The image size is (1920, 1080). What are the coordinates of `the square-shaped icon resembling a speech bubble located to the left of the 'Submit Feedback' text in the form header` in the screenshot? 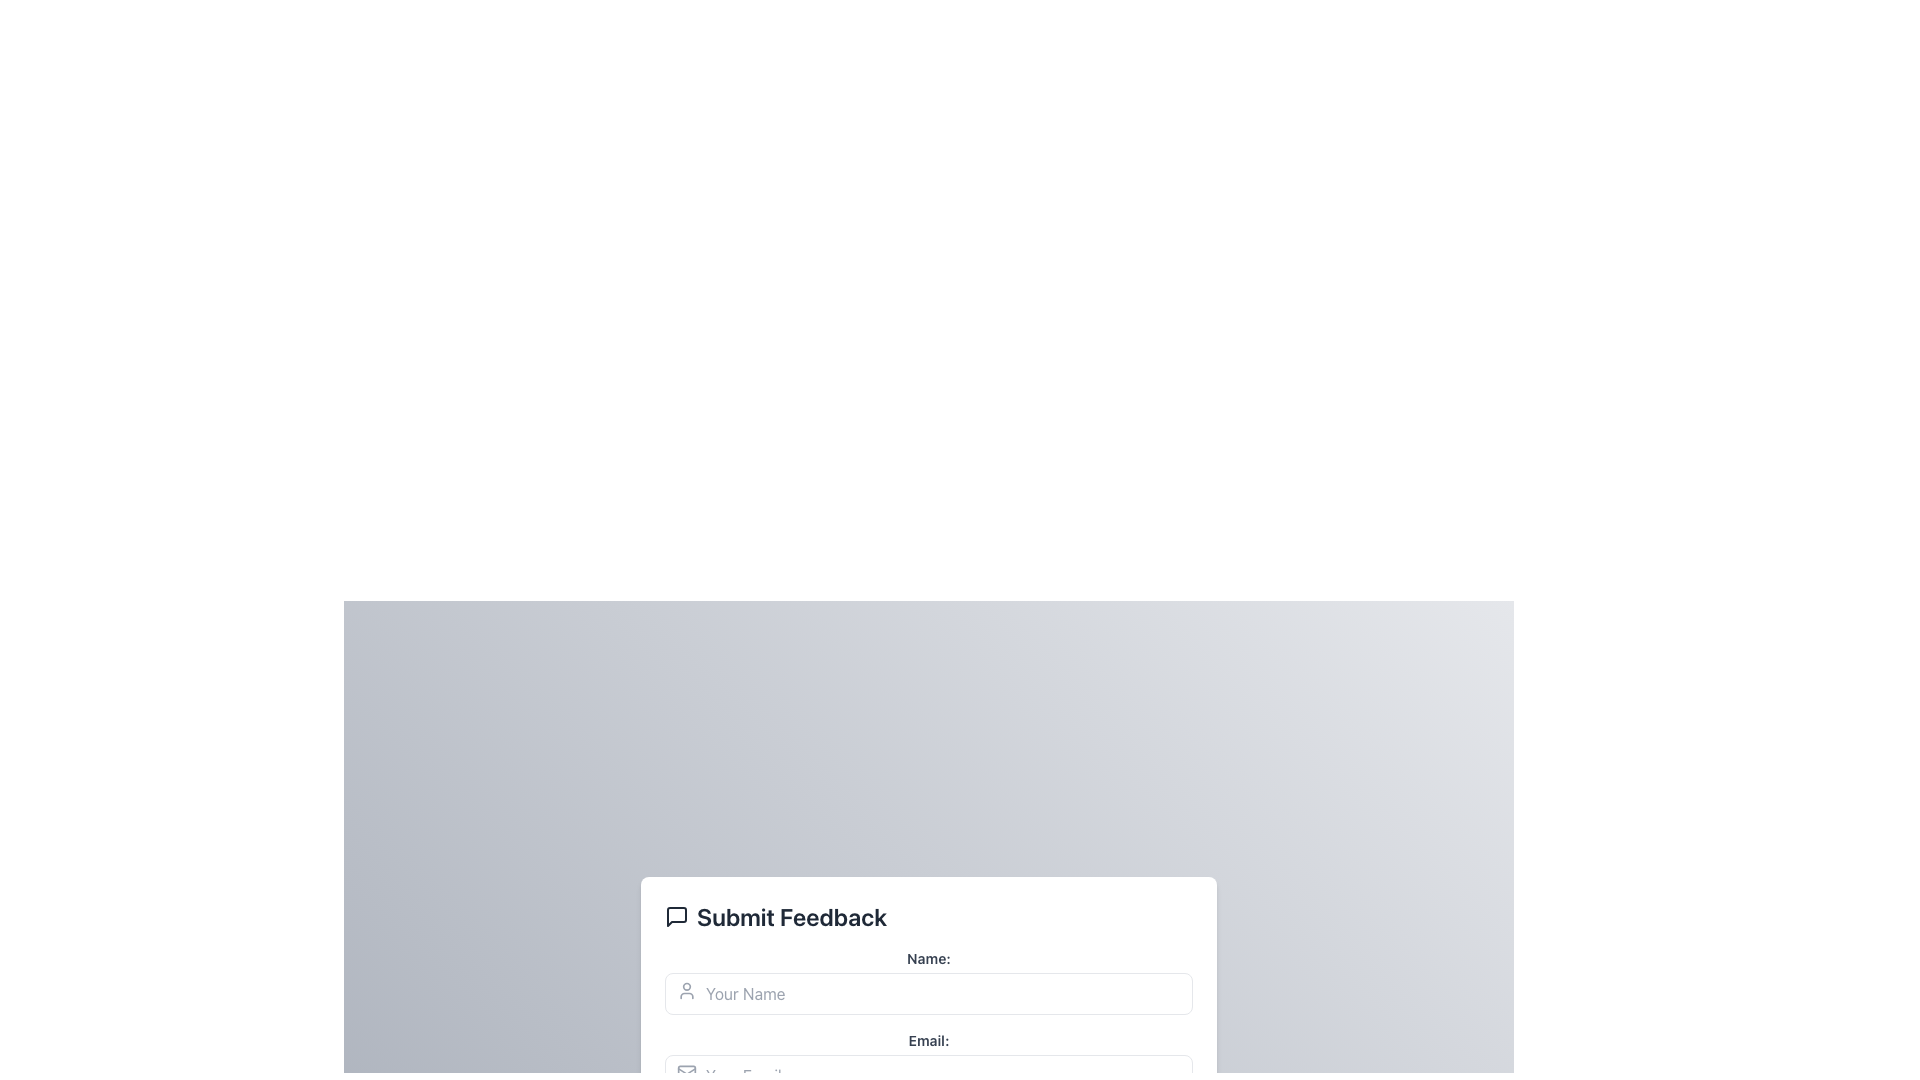 It's located at (676, 917).